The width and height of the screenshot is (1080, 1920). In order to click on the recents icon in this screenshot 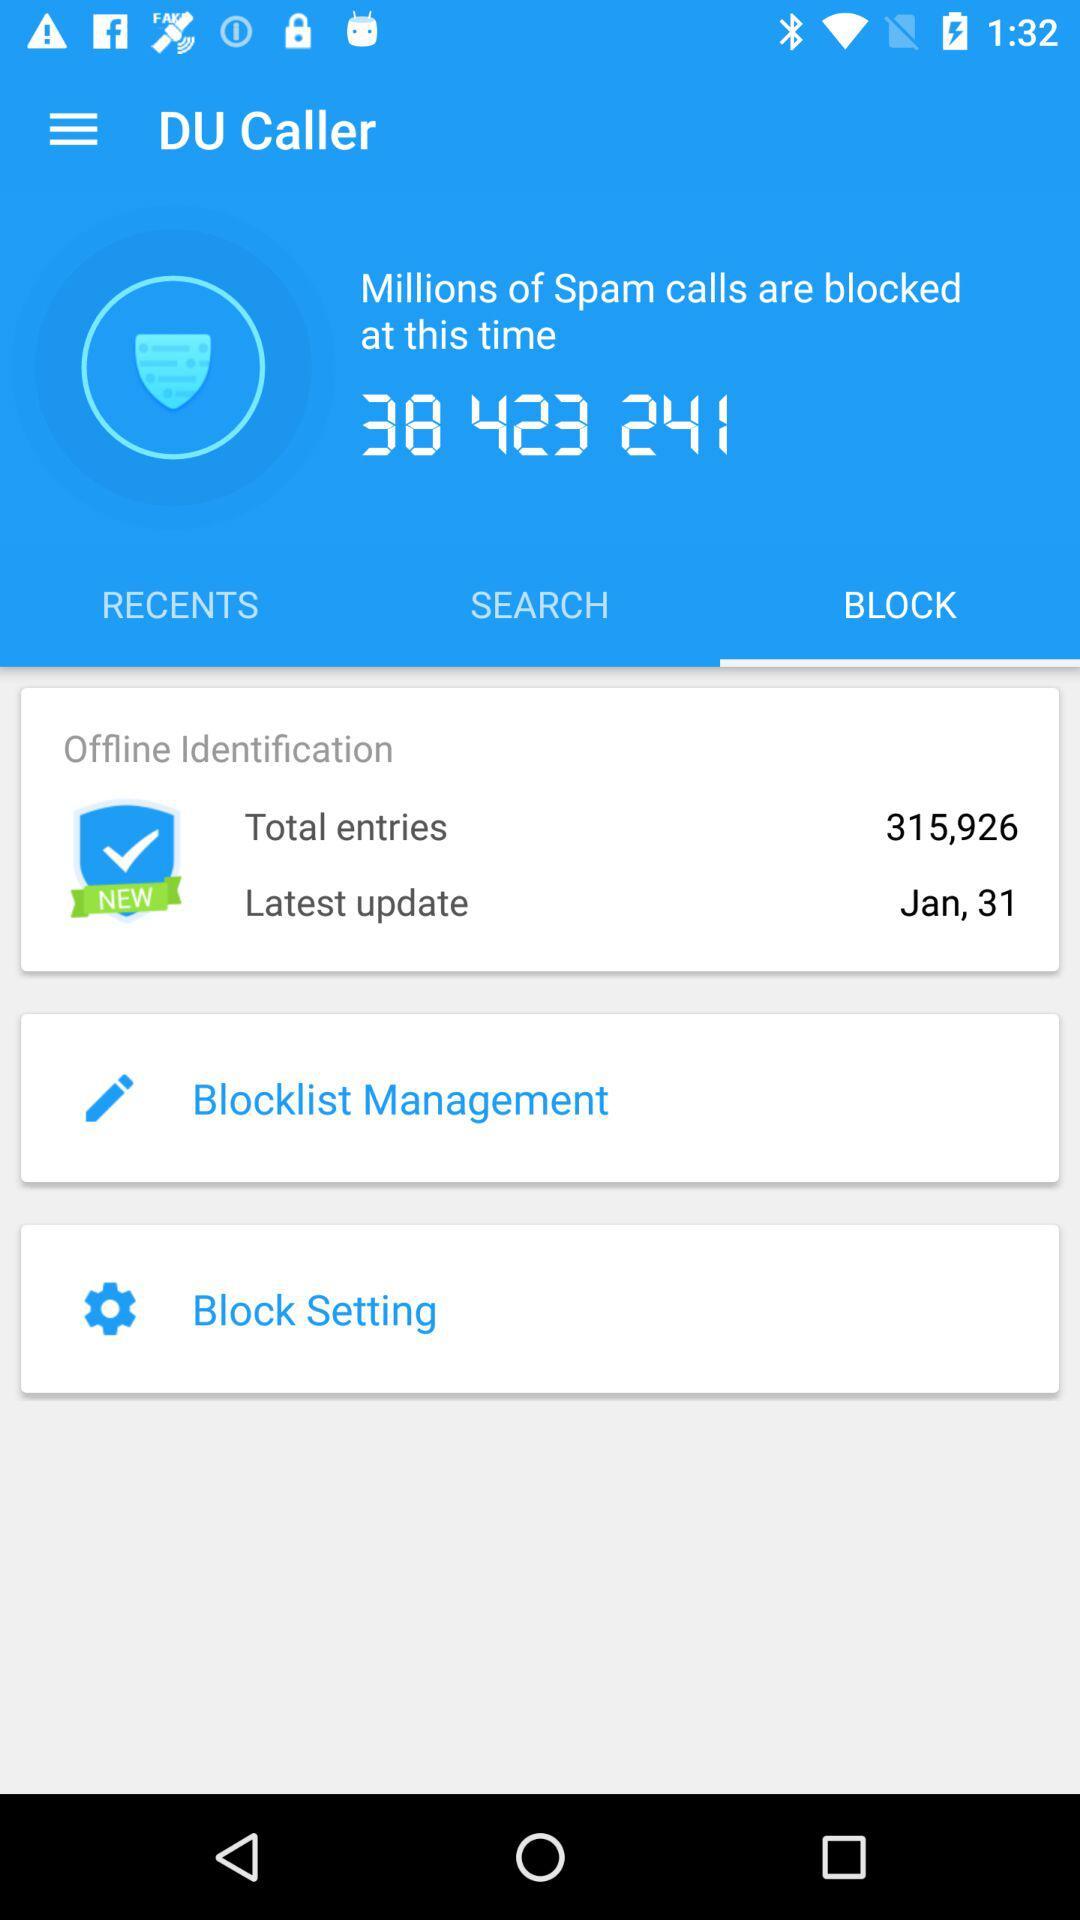, I will do `click(180, 602)`.